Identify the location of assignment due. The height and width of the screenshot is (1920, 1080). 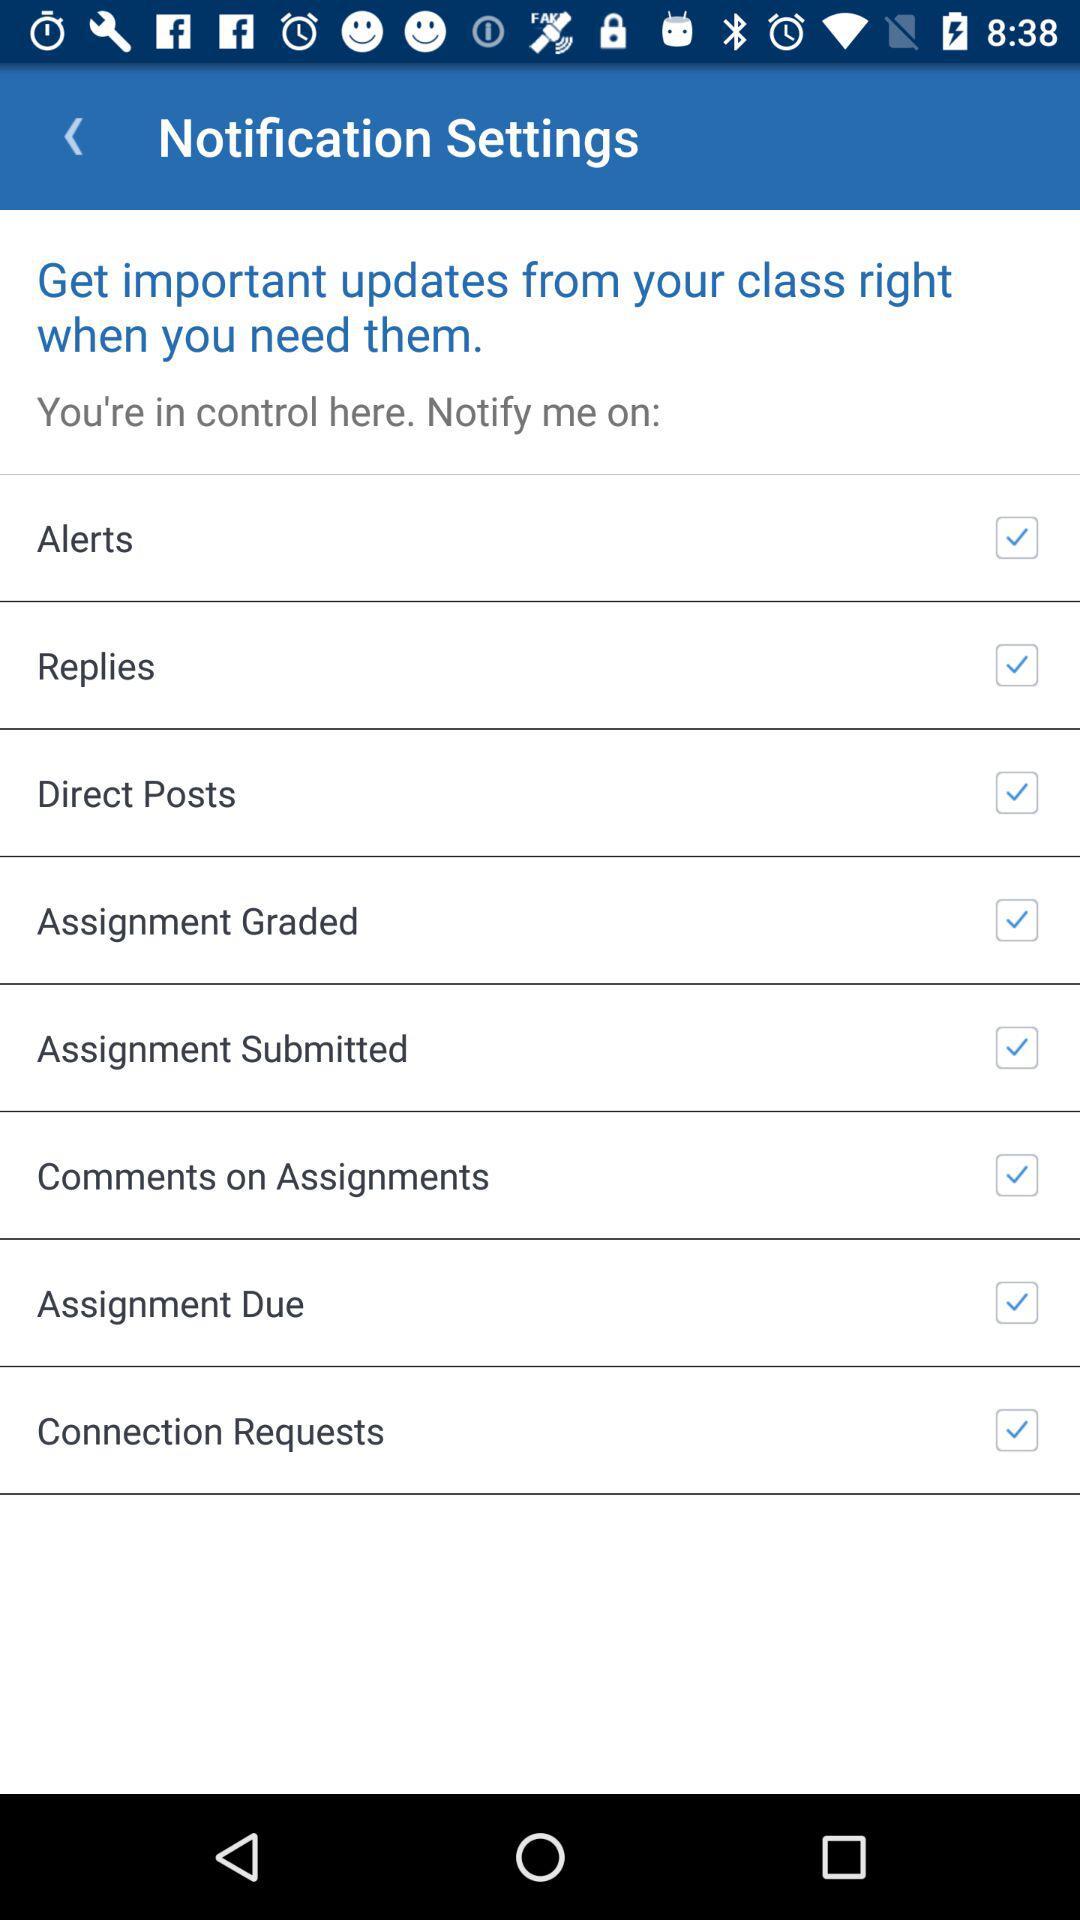
(540, 1302).